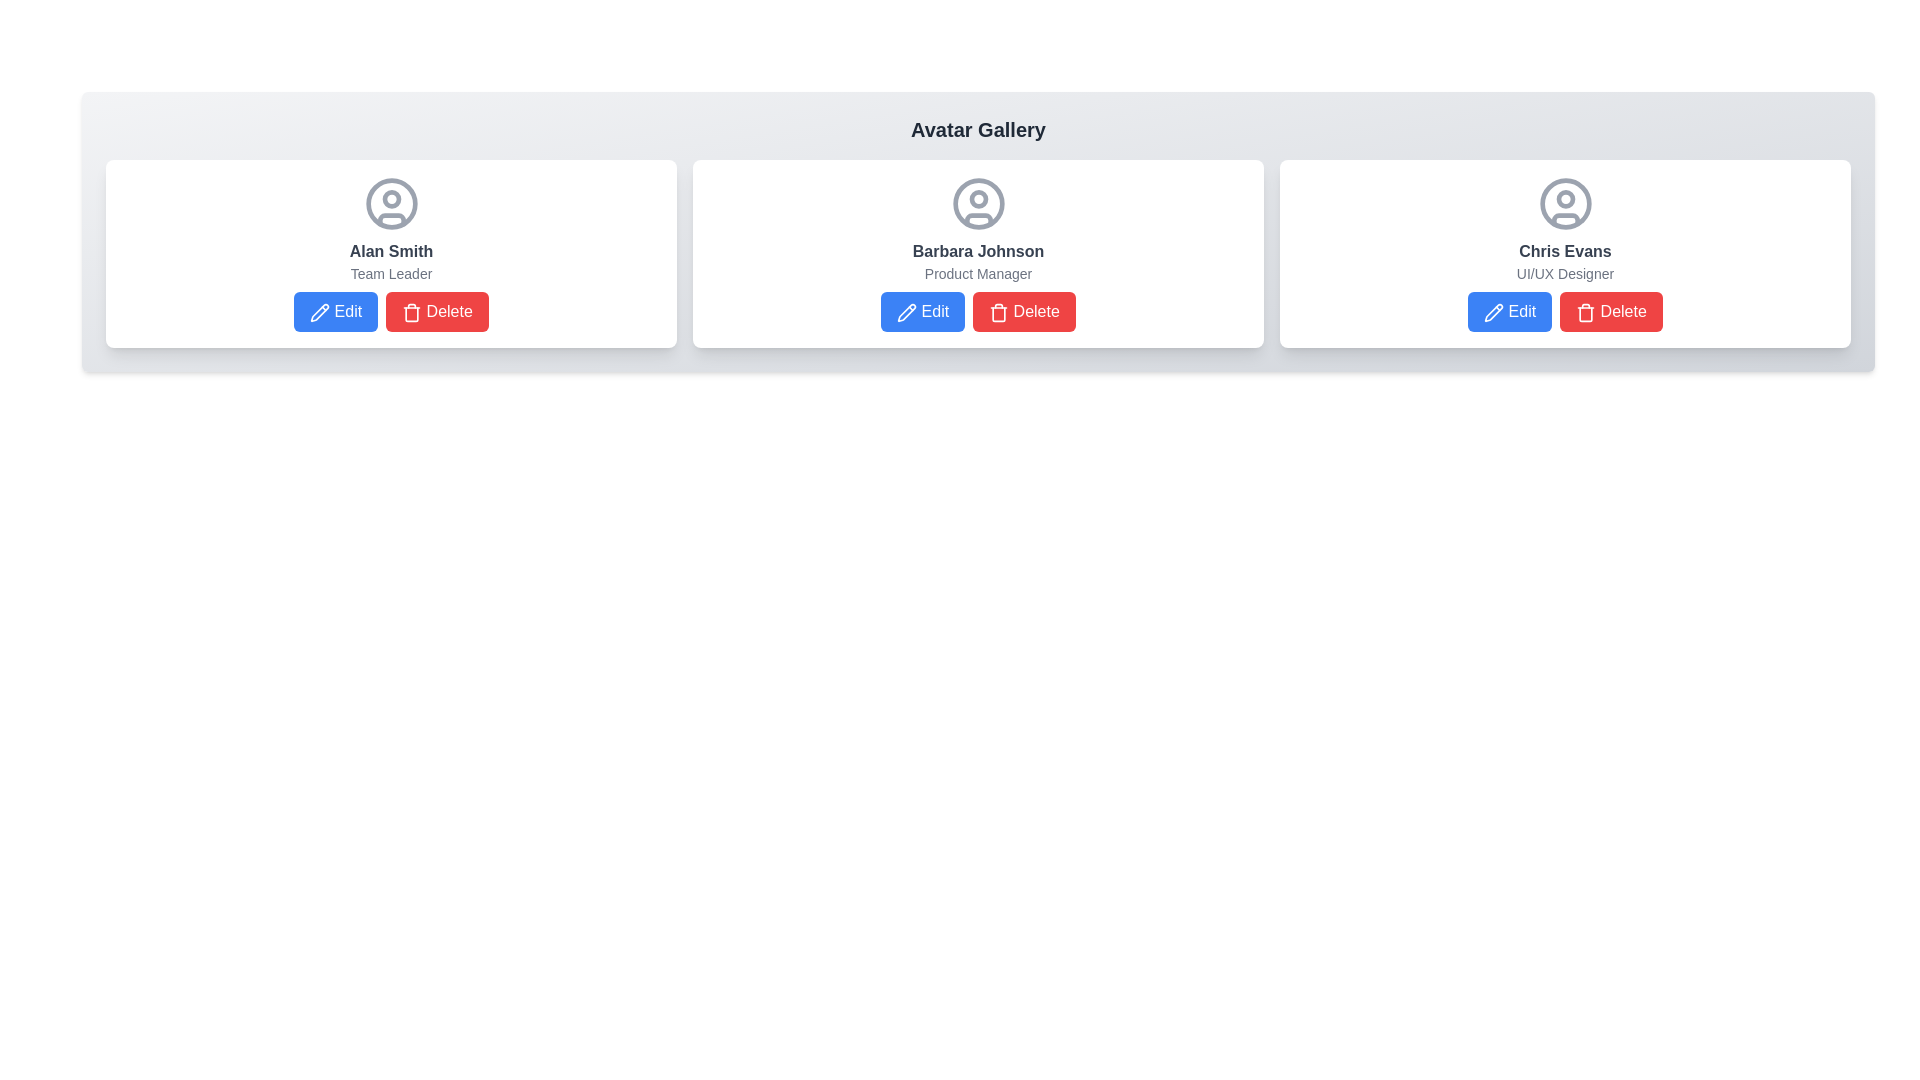 The image size is (1920, 1080). I want to click on the trash can icon within the red 'Delete' button located in the bottom right of the card for 'Alan Smith - Team Leader', so click(411, 312).